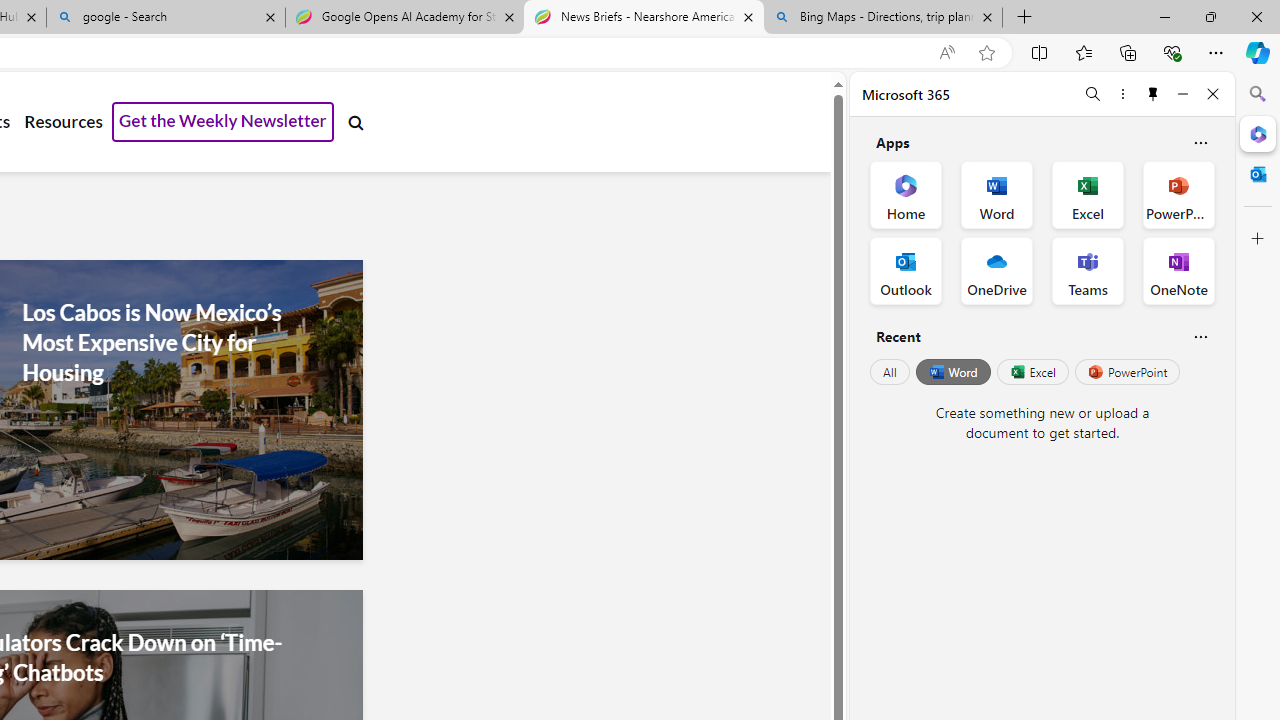 Image resolution: width=1280 pixels, height=720 pixels. Describe the element at coordinates (997, 271) in the screenshot. I see `'OneDrive Office App'` at that location.